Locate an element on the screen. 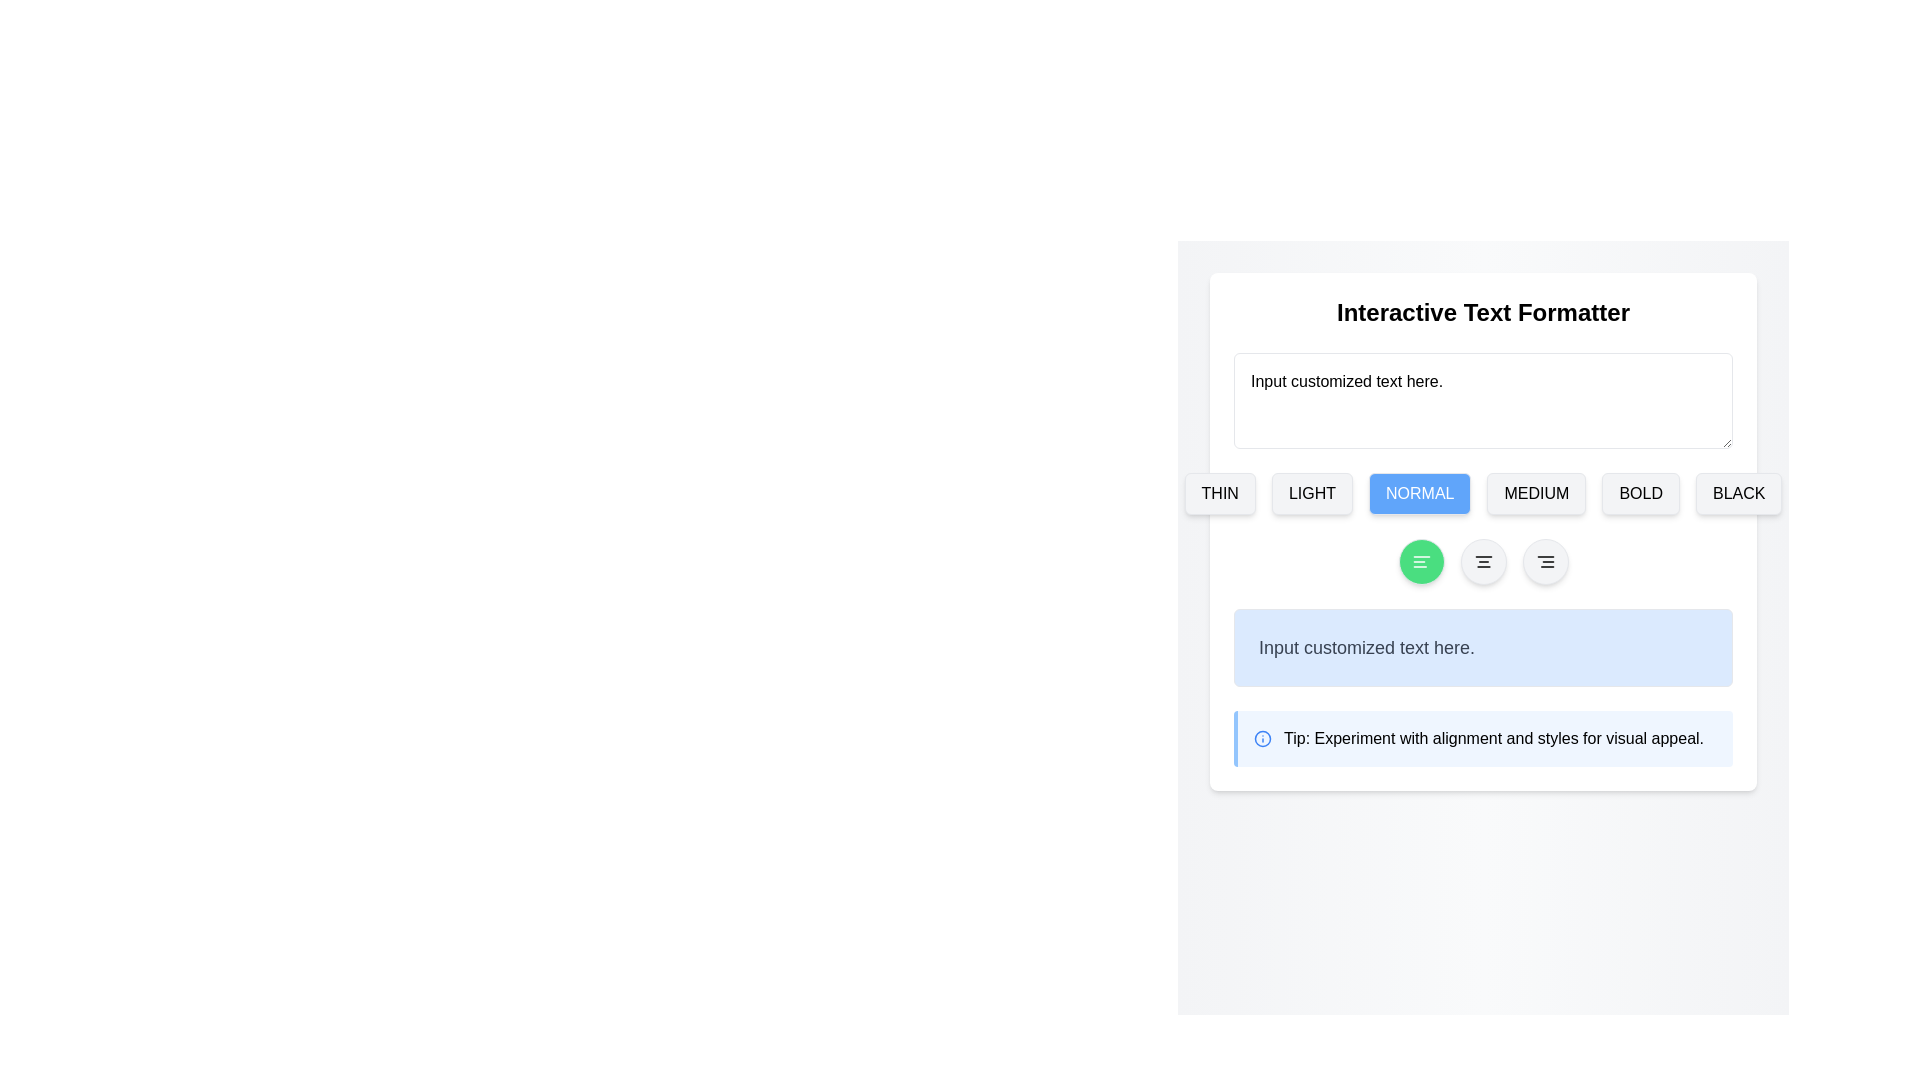  the circular button with a light gray background and dark icon resembling three horizontal lines for keyboard navigation is located at coordinates (1544, 562).